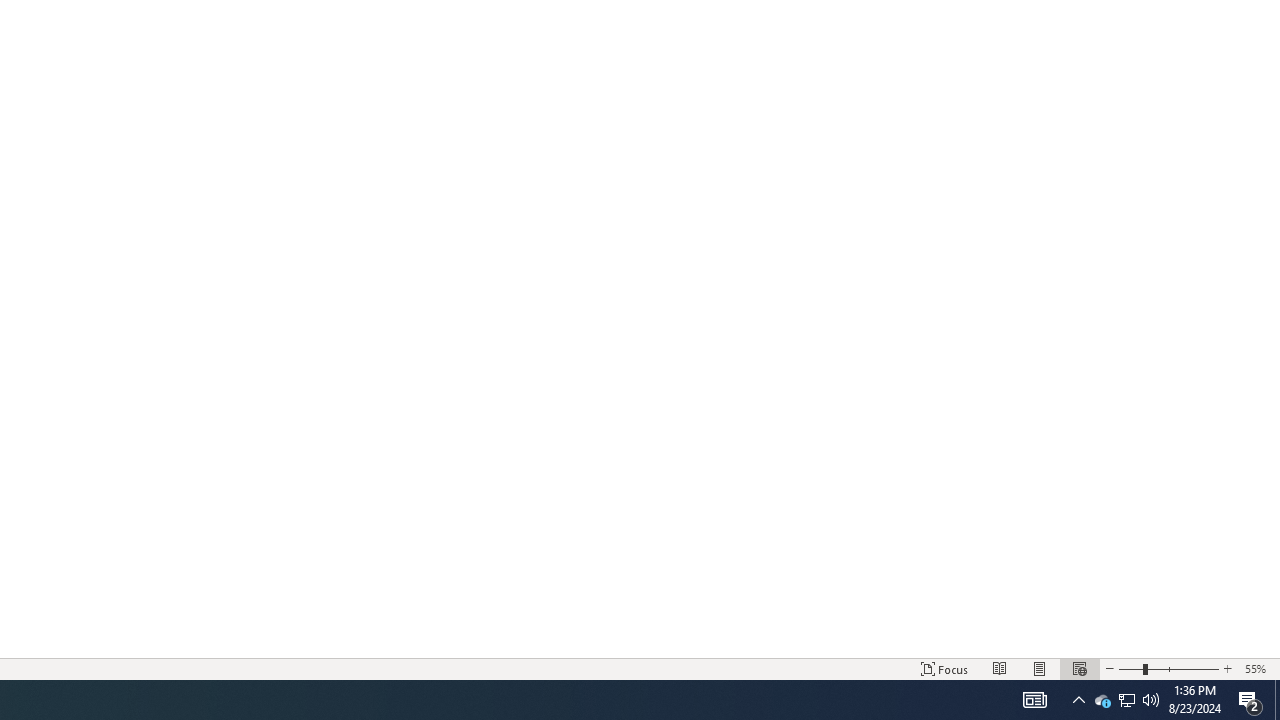 Image resolution: width=1280 pixels, height=720 pixels. Describe the element at coordinates (1168, 669) in the screenshot. I see `'Zoom'` at that location.